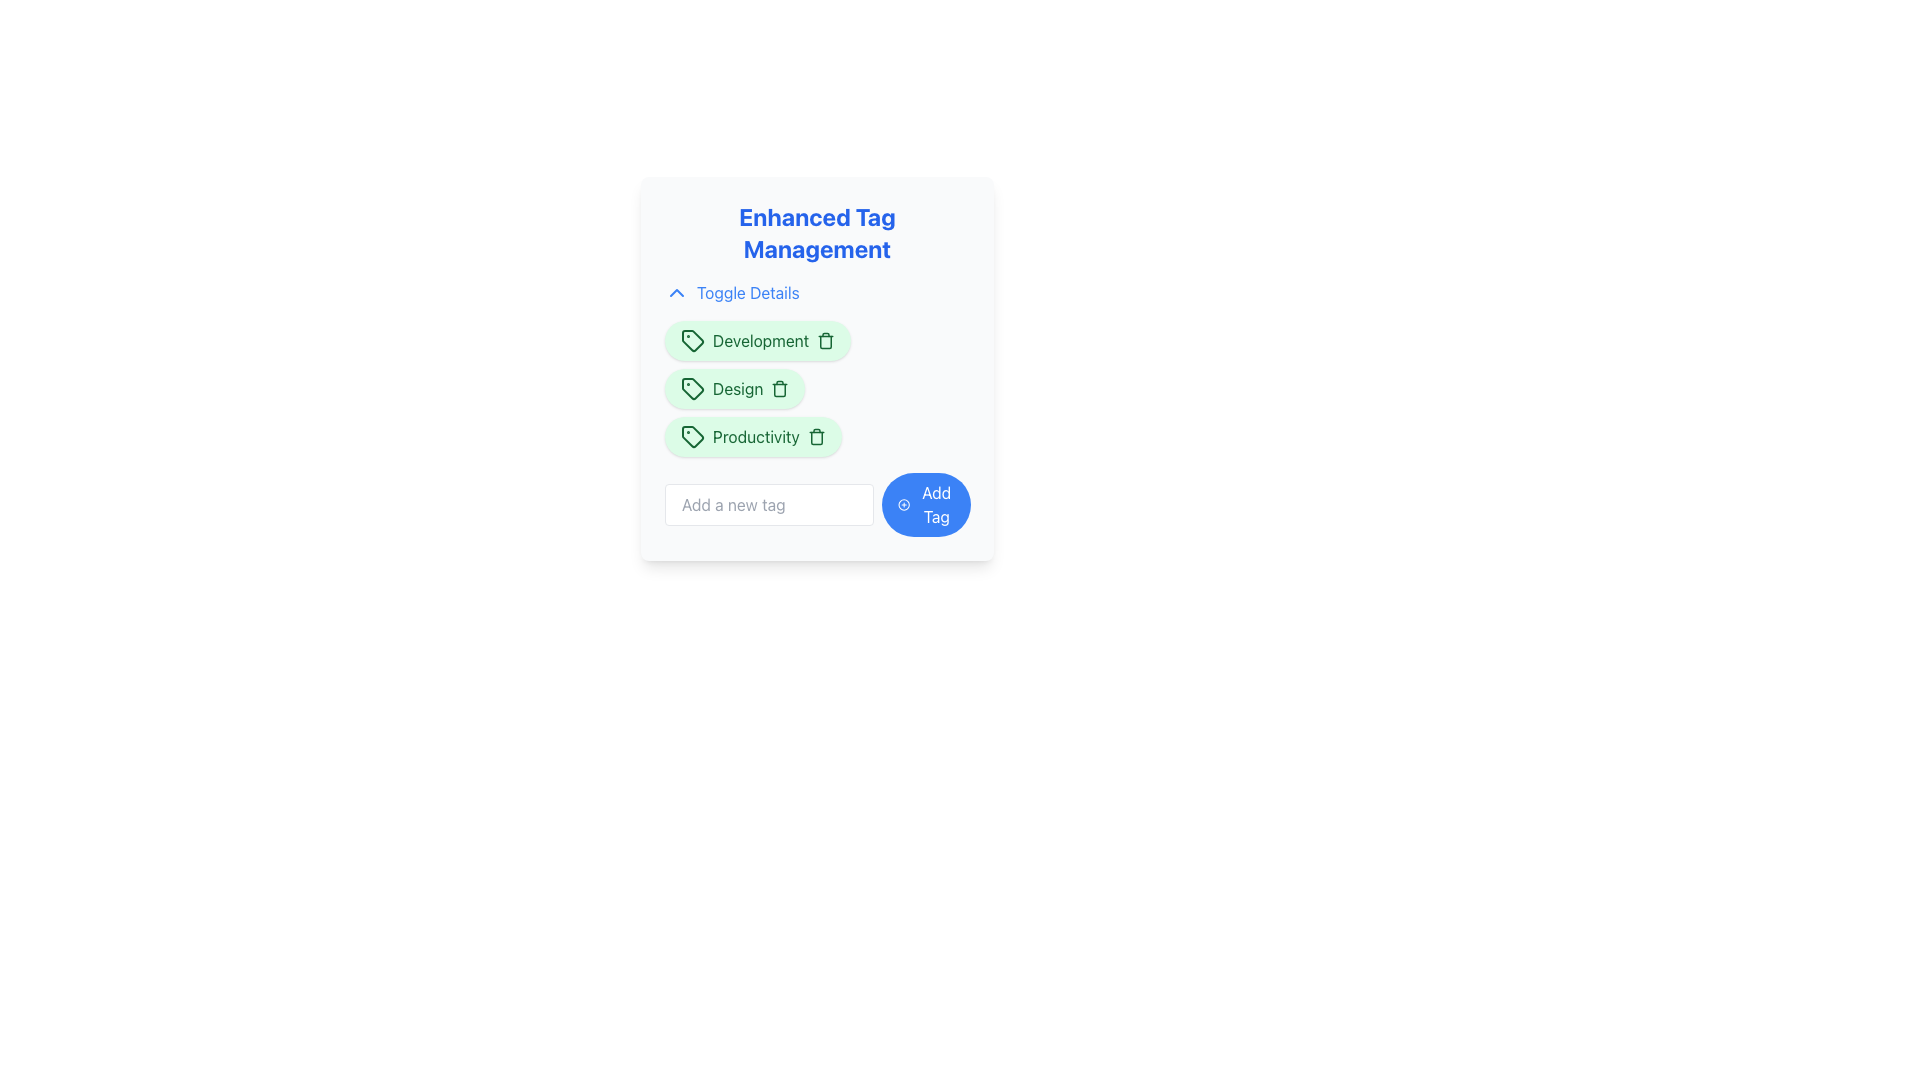  What do you see at coordinates (903, 504) in the screenshot?
I see `the circular icon within the 'Add Tag' button located in the bottom-right corner of the 'Enhanced Tag Management' card` at bounding box center [903, 504].